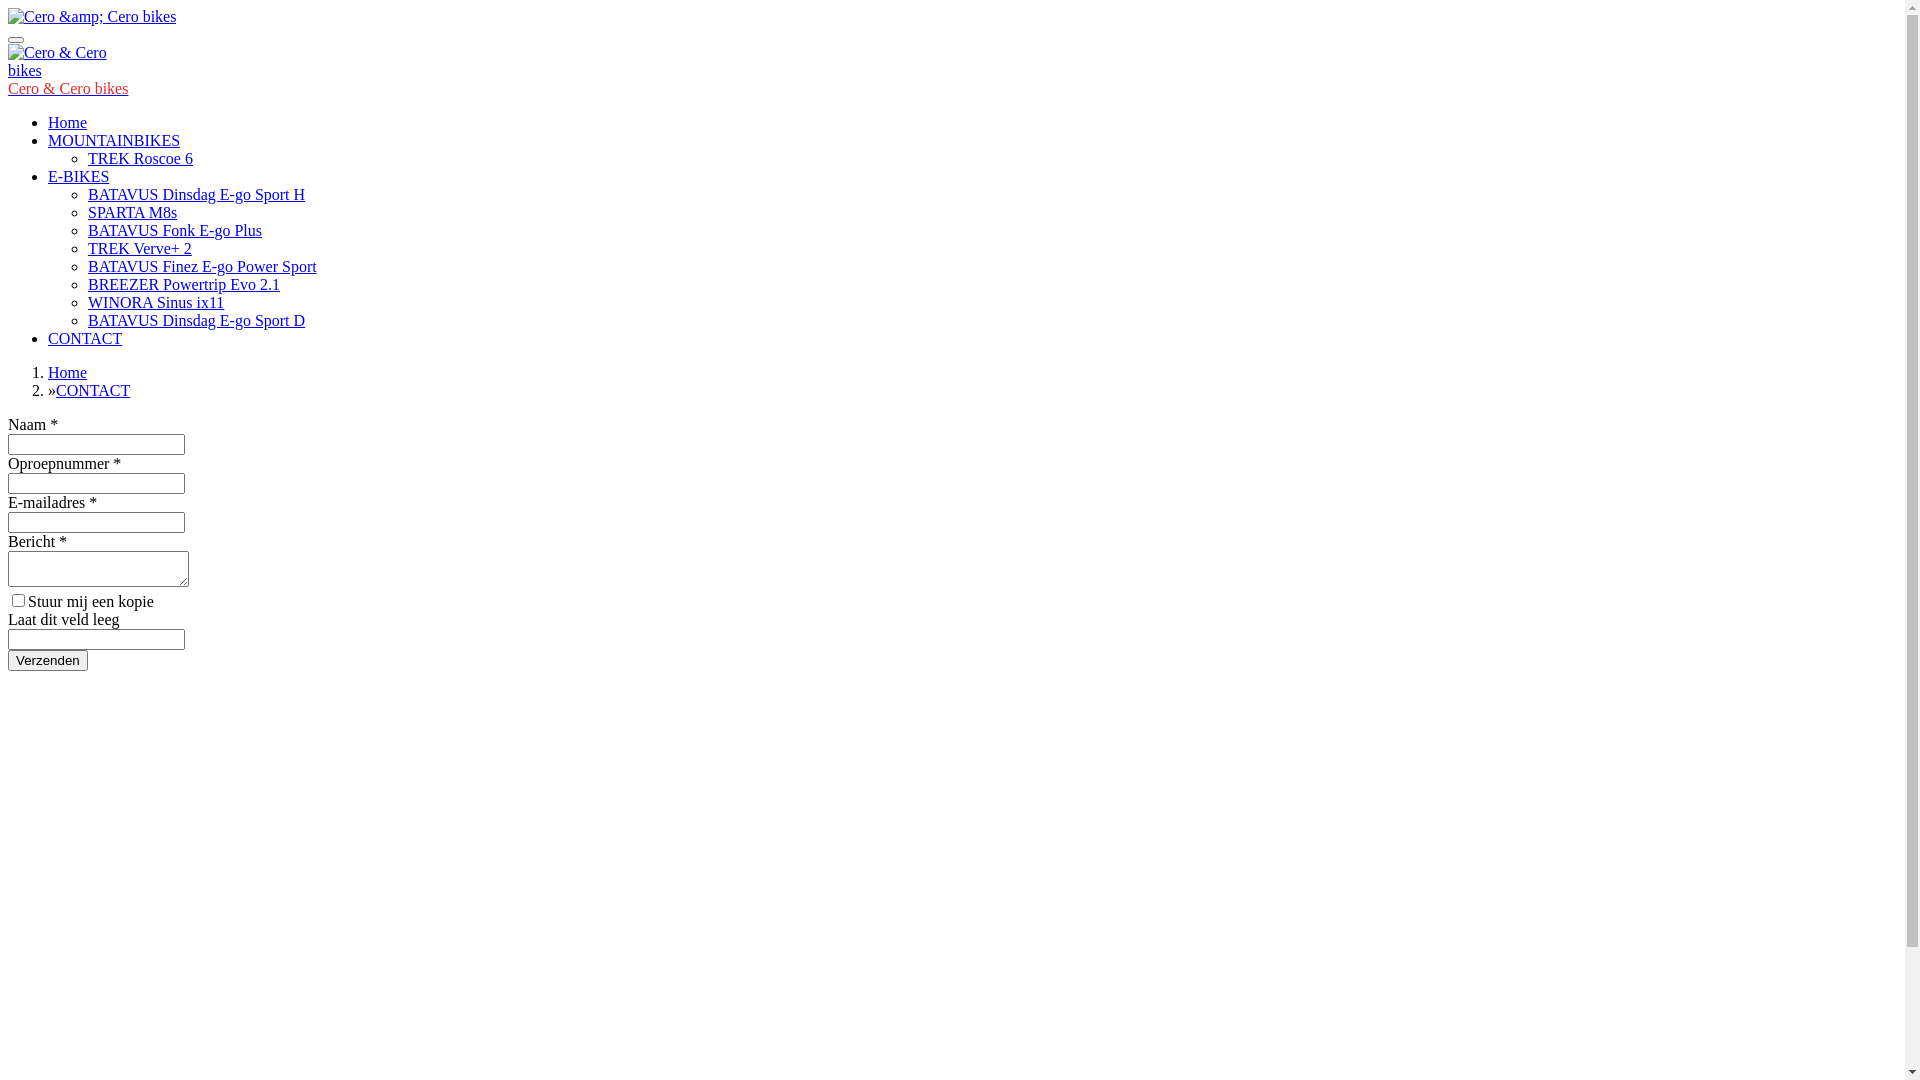  I want to click on 'BATAVUS Dinsdag E-go Sport H', so click(196, 194).